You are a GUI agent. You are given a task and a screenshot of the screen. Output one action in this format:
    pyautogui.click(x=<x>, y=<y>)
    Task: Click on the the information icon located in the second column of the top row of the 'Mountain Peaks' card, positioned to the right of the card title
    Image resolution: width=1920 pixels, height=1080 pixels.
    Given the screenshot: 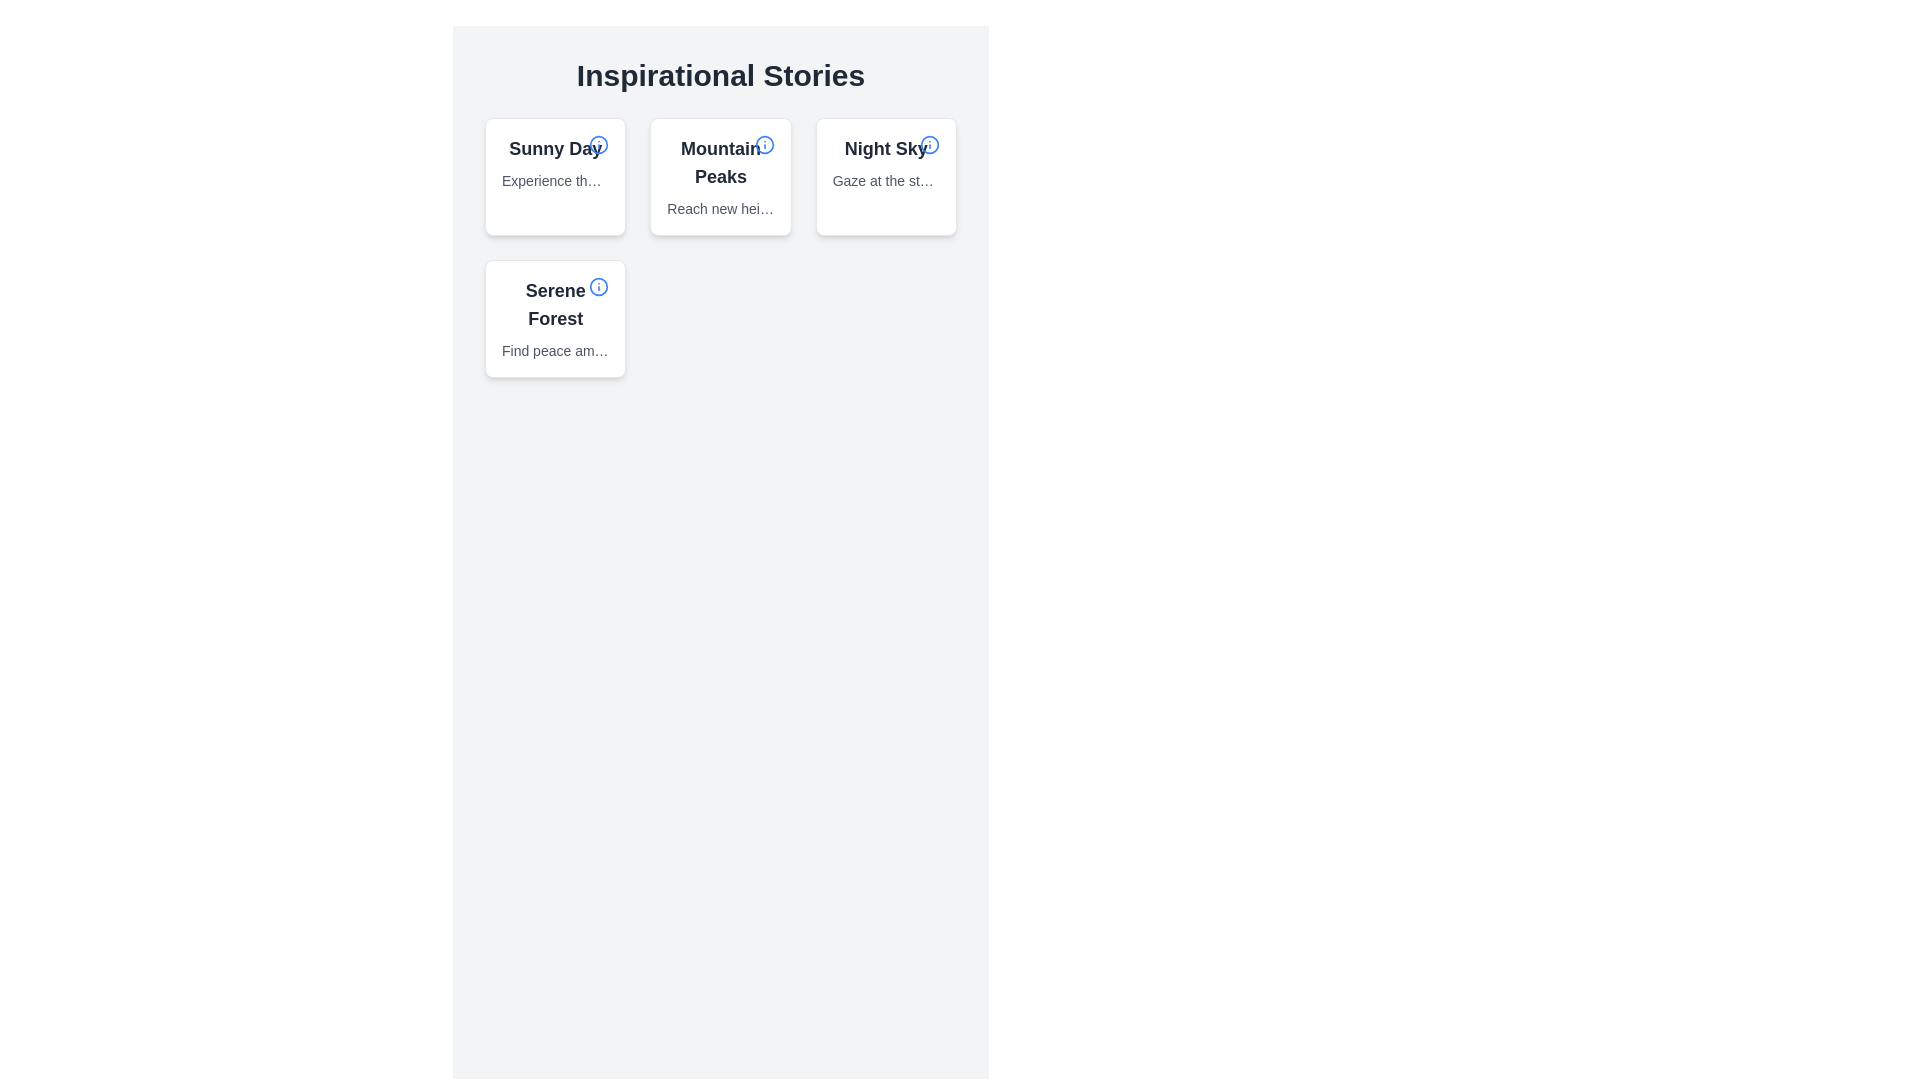 What is the action you would take?
    pyautogui.click(x=763, y=144)
    